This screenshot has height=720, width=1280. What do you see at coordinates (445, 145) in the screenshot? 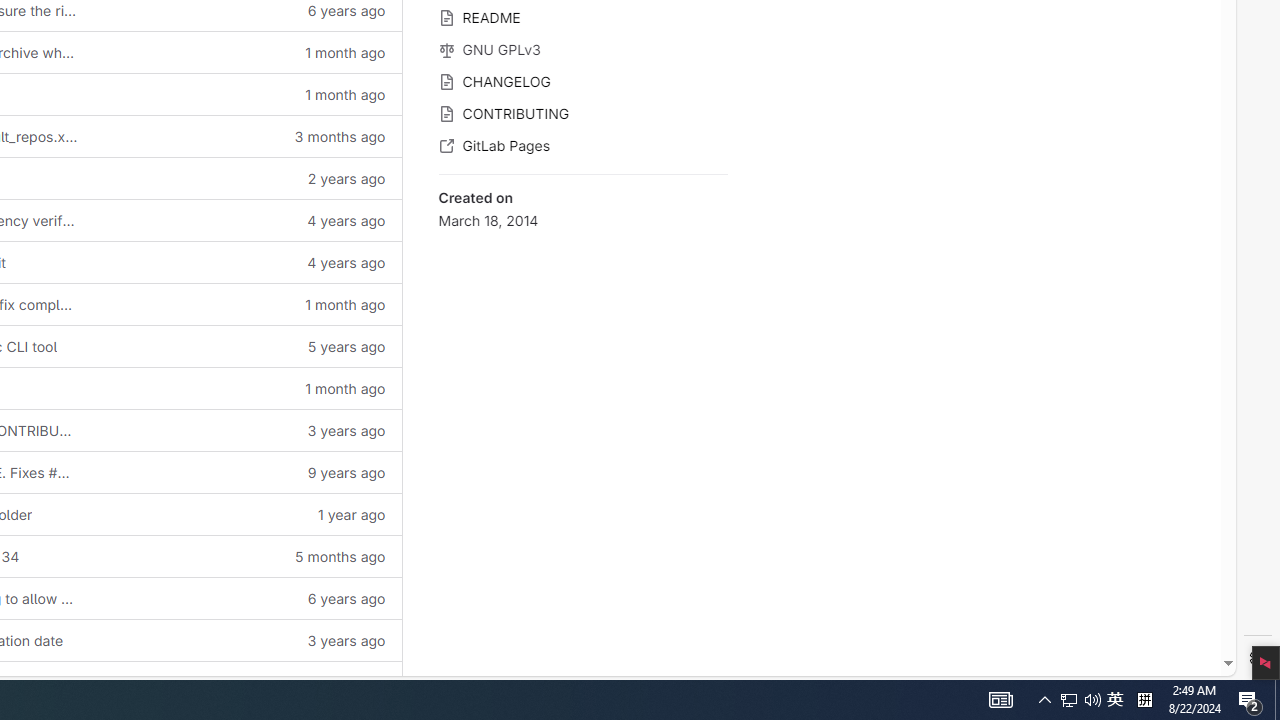
I see `'Class: s16 icon gl-mr-3 gl-text-gray-500'` at bounding box center [445, 145].